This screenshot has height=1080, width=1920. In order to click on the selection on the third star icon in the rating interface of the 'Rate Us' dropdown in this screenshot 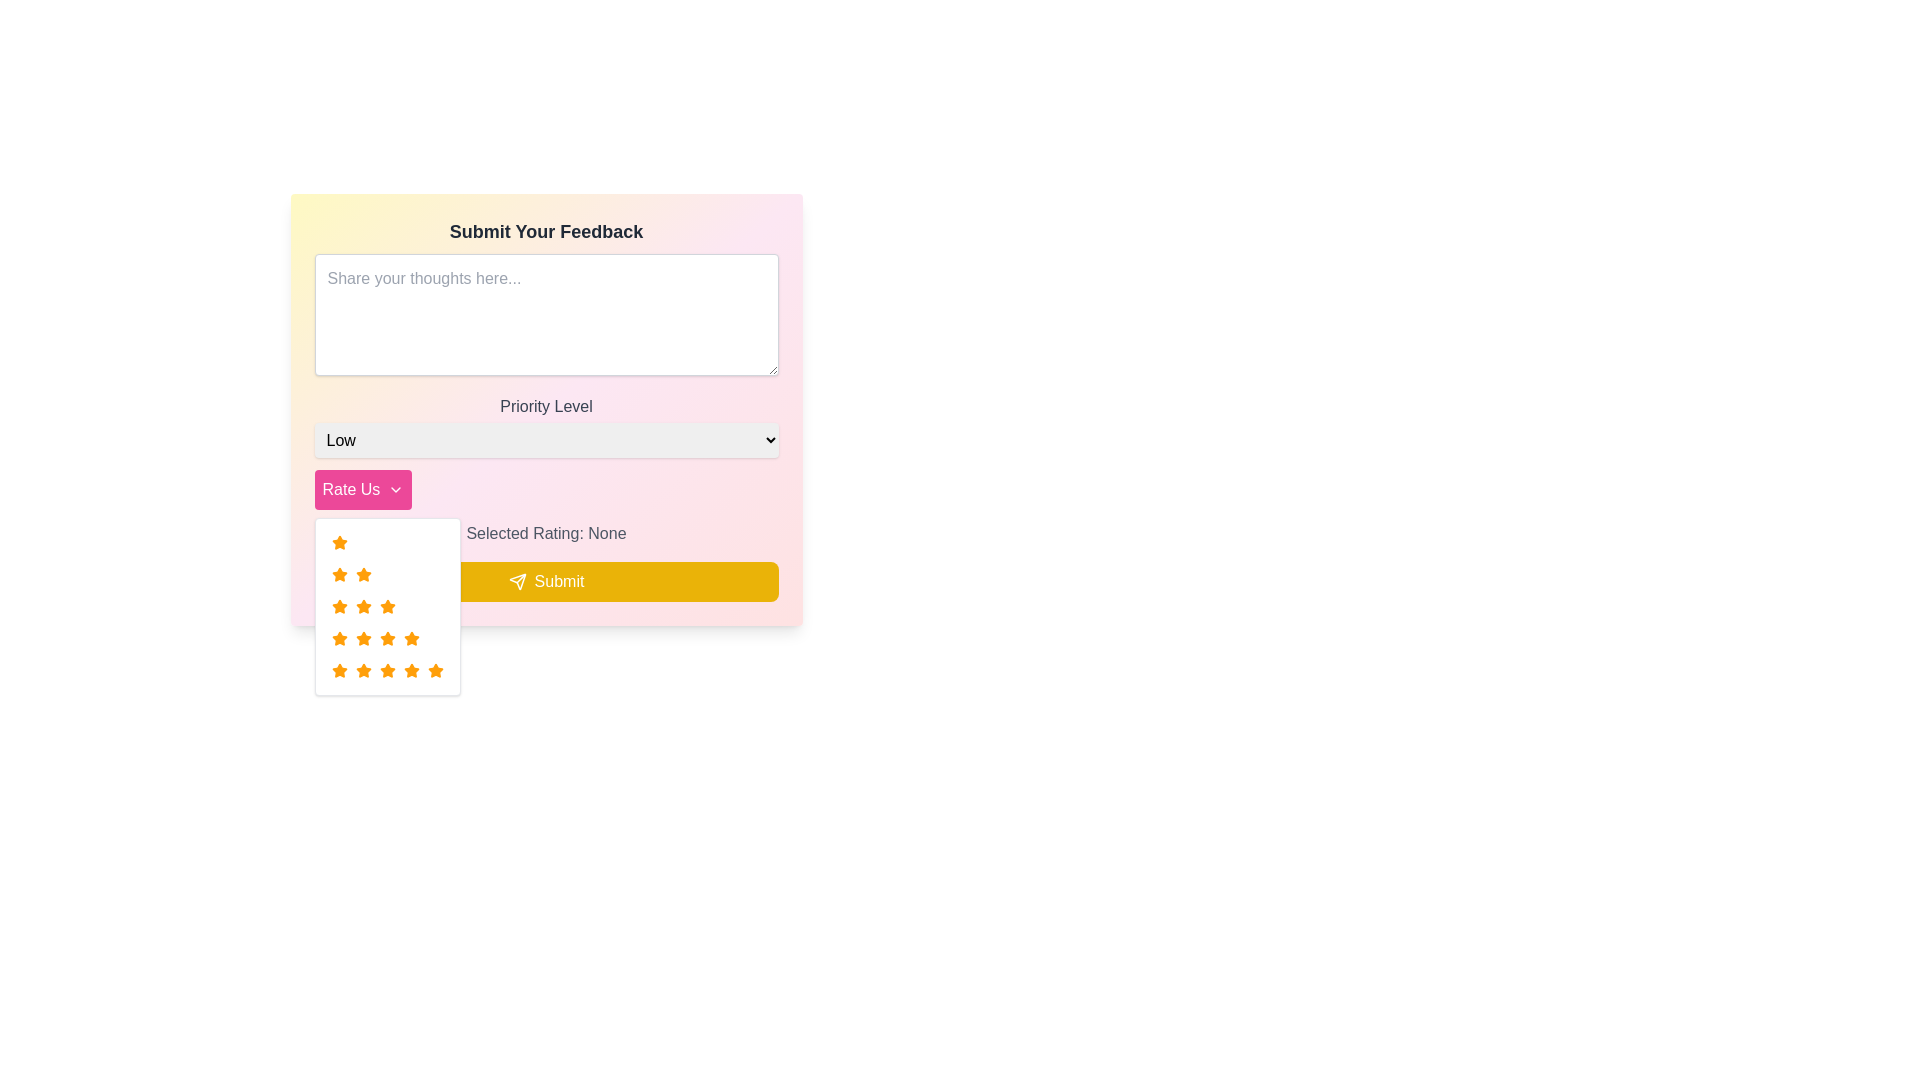, I will do `click(363, 671)`.